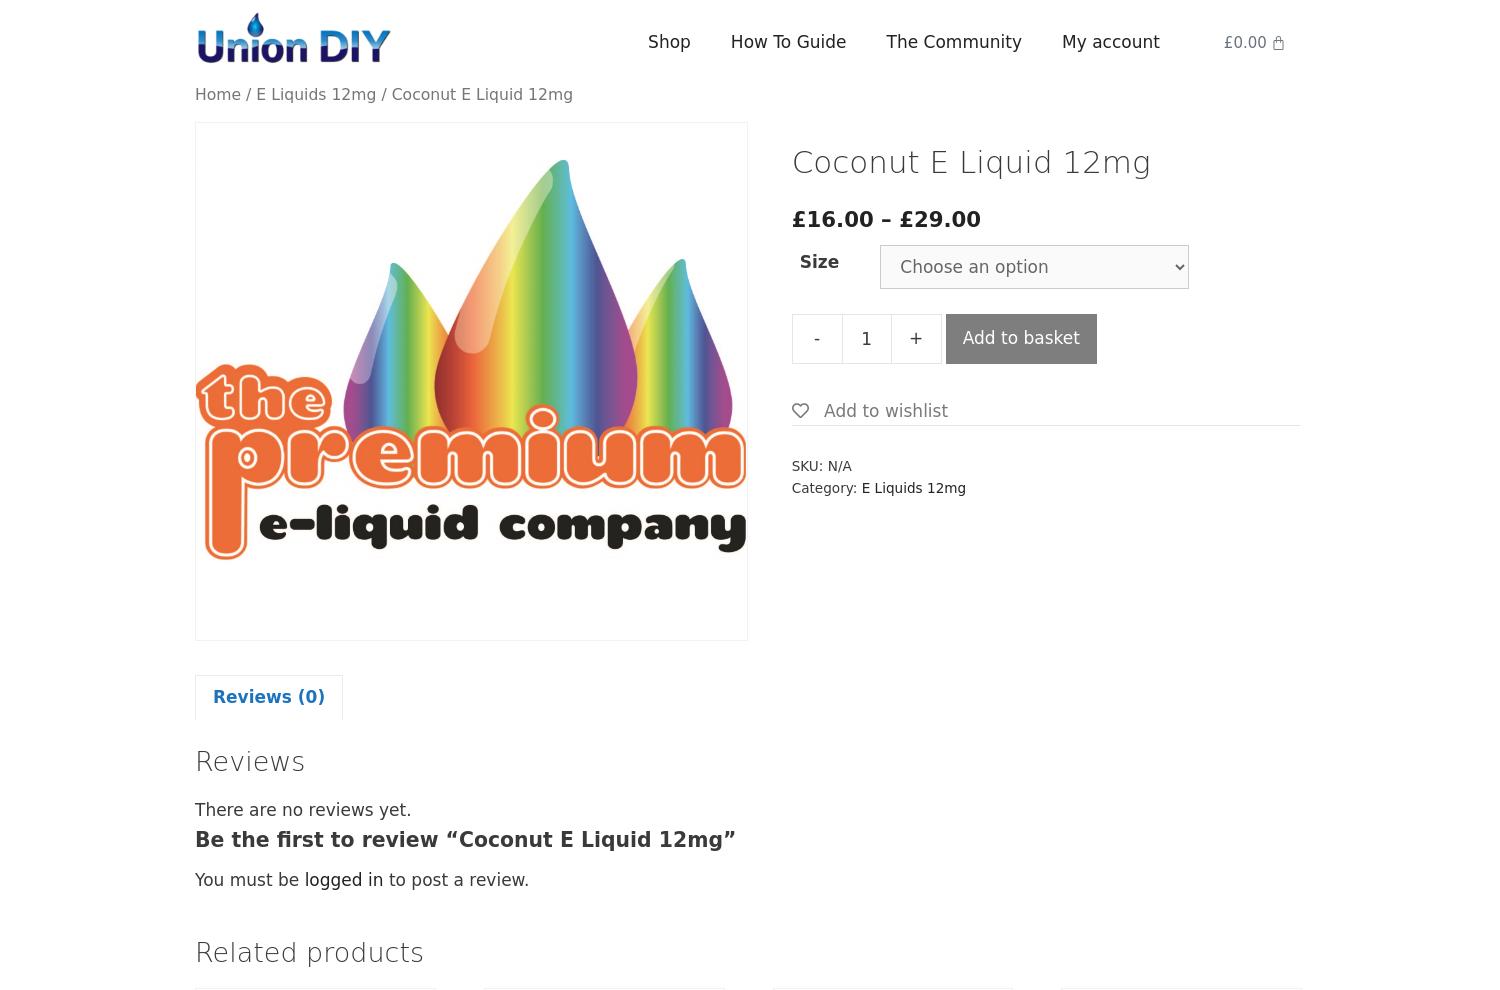 This screenshot has height=990, width=1500. What do you see at coordinates (960, 336) in the screenshot?
I see `'Add to basket'` at bounding box center [960, 336].